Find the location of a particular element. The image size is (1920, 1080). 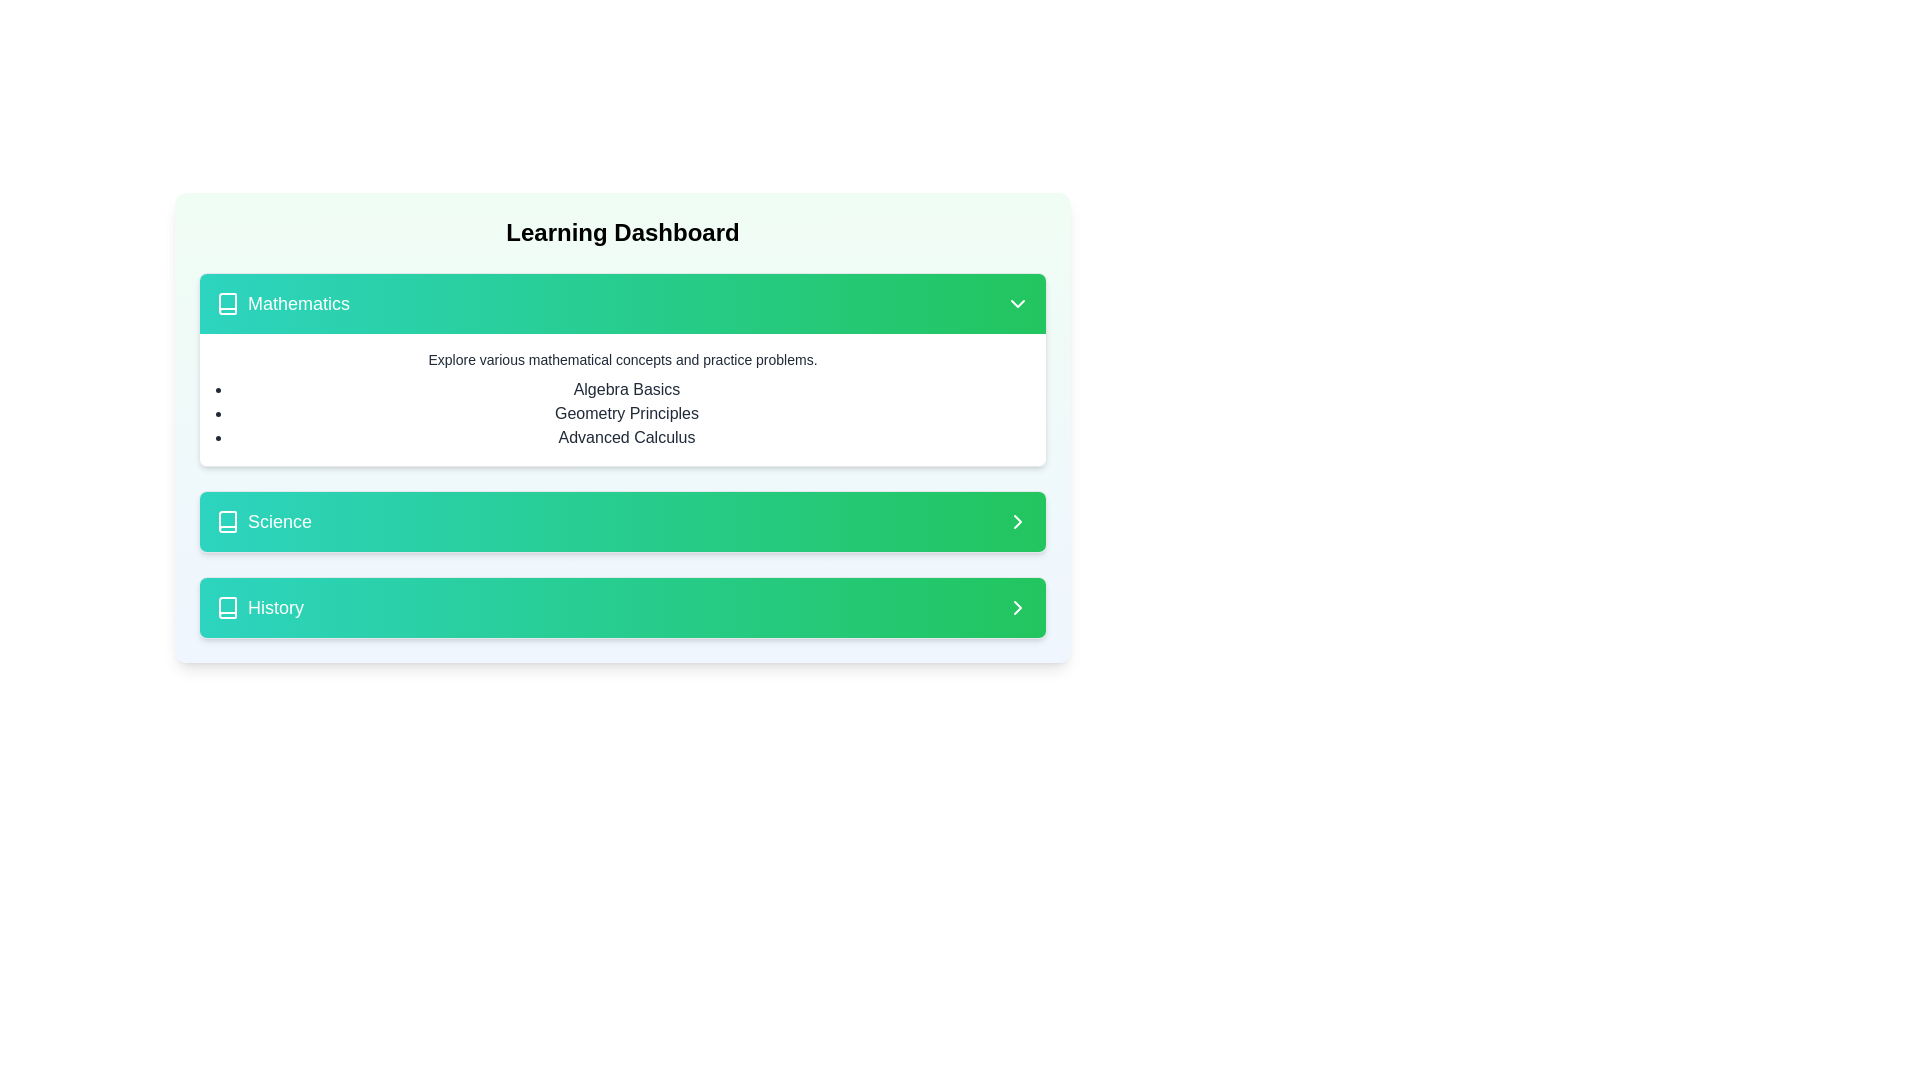

the 'History' button, which is the third item in a vertical list within the learning dashboard interface is located at coordinates (622, 607).